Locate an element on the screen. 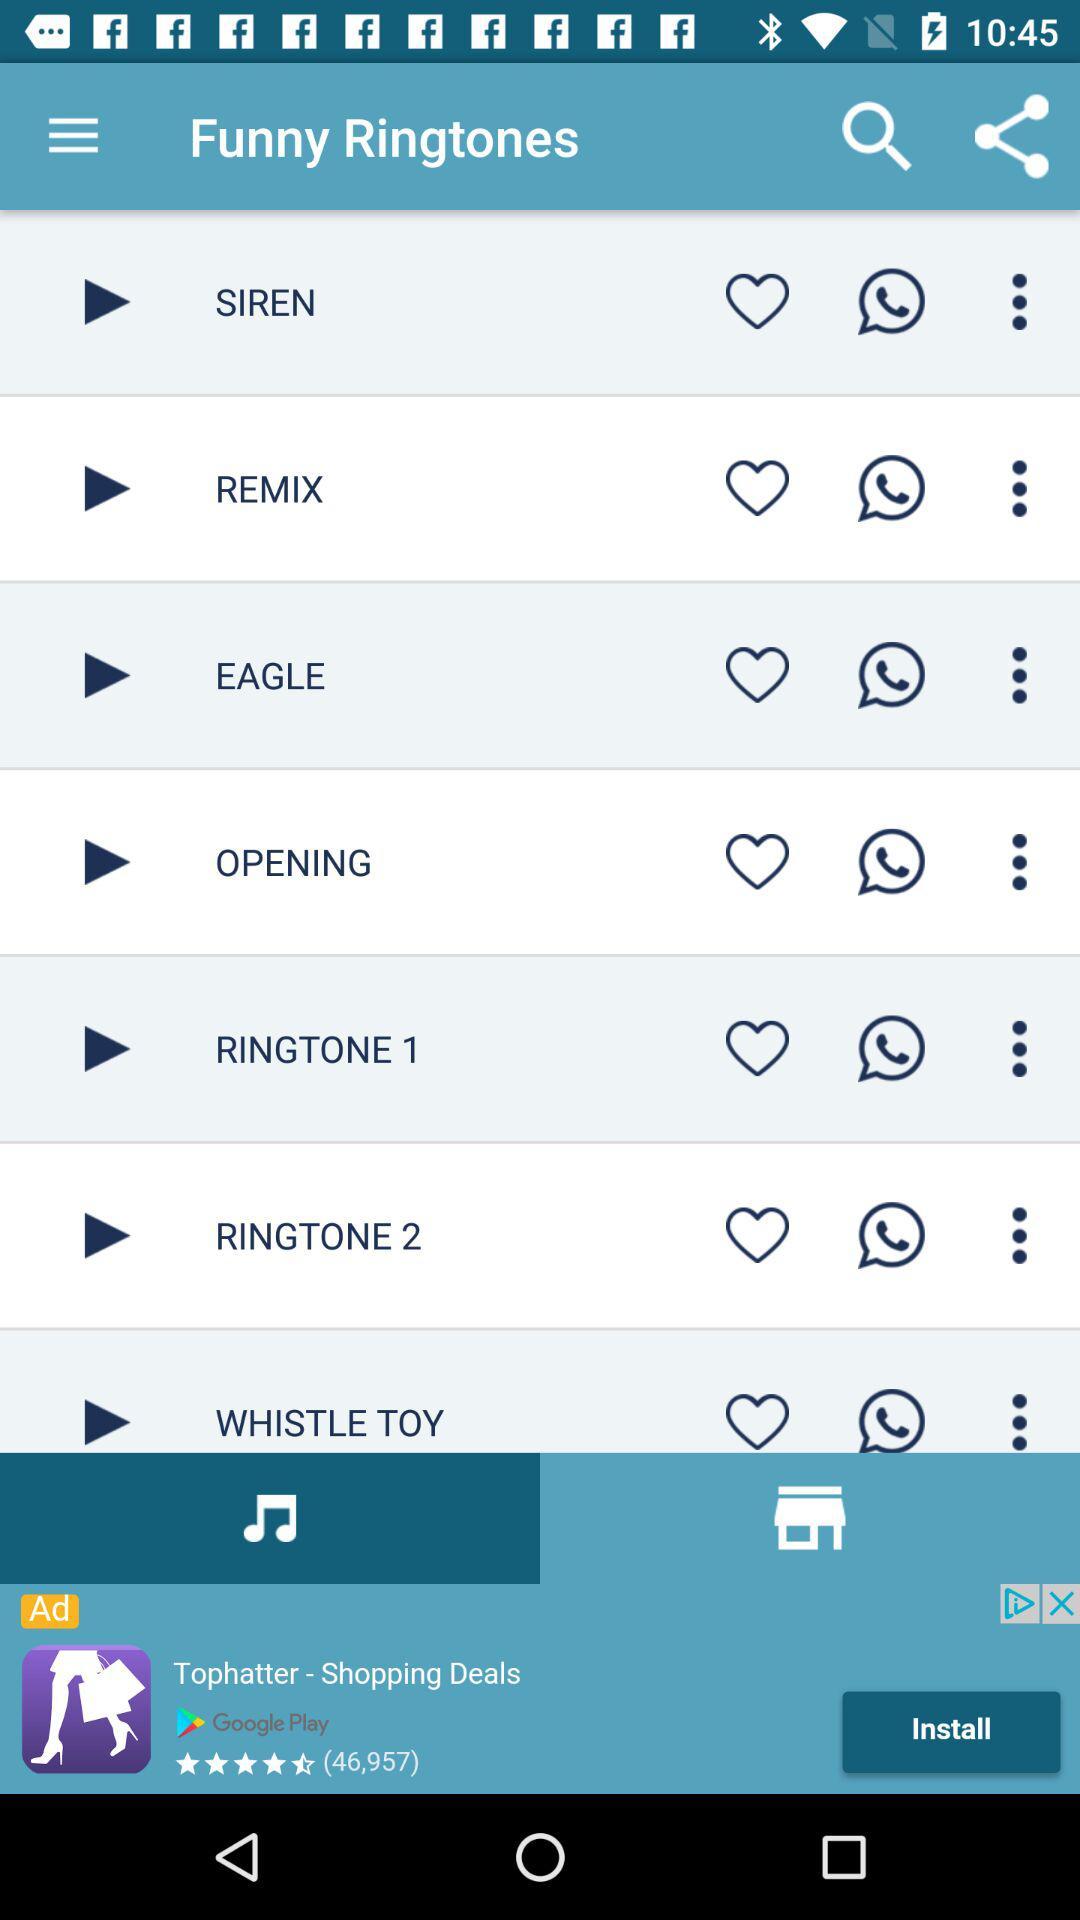 This screenshot has height=1920, width=1080. control settings is located at coordinates (1019, 1415).